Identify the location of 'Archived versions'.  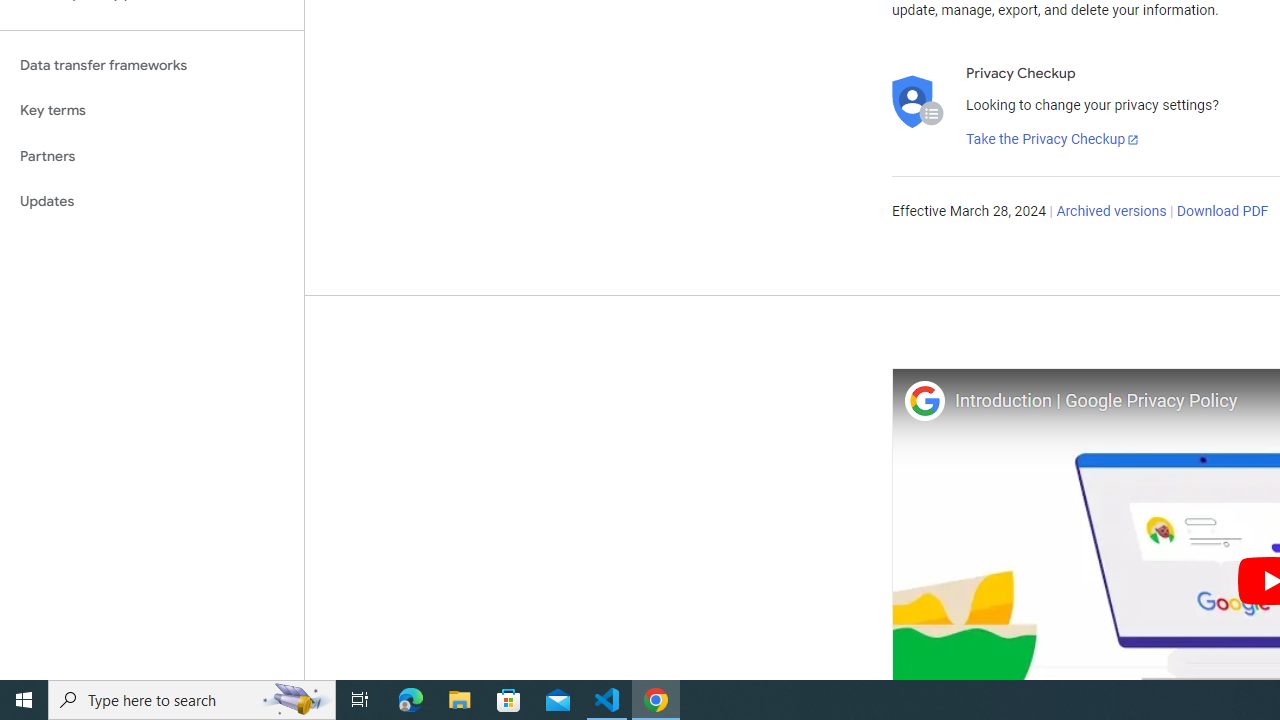
(1110, 212).